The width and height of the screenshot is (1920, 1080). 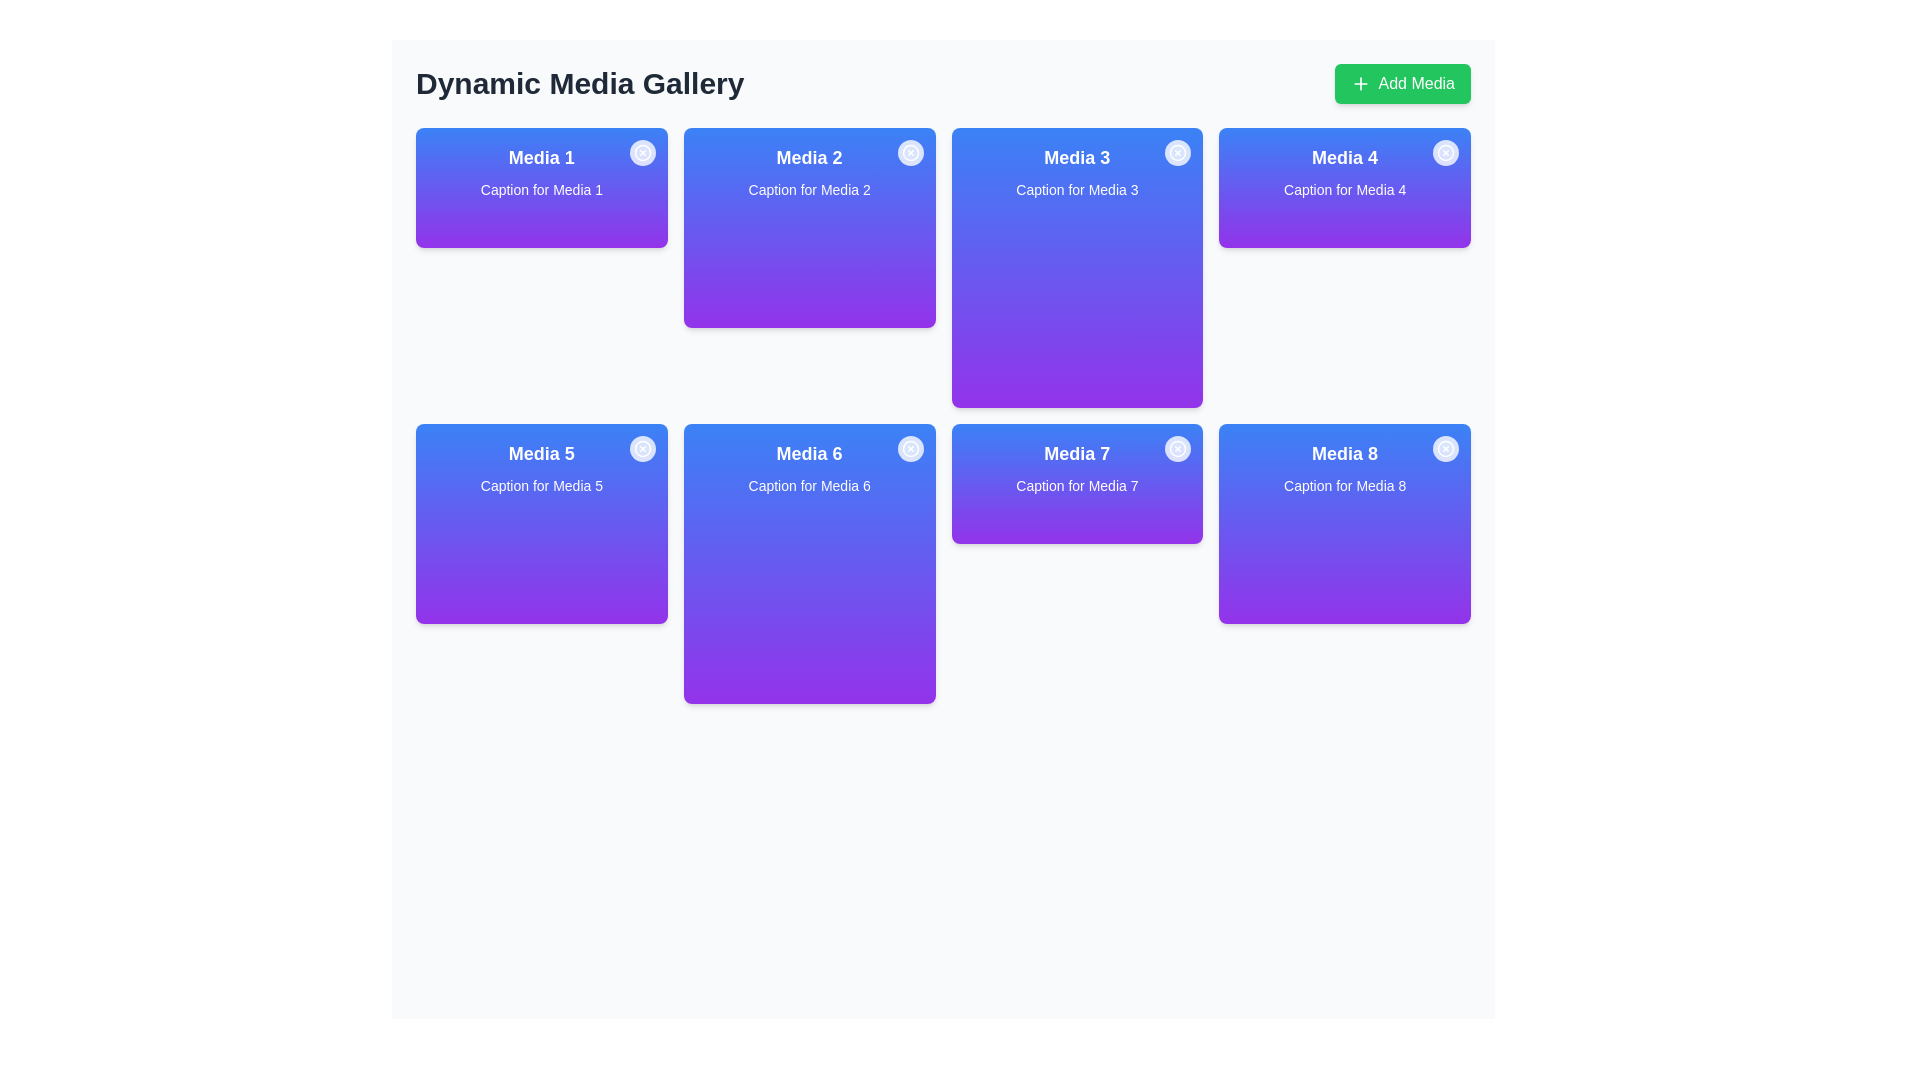 I want to click on text from the label displaying 'Caption for Media 8', which is white against a gradient blue to purple background, located in the media gallery grid layout, so click(x=1345, y=486).